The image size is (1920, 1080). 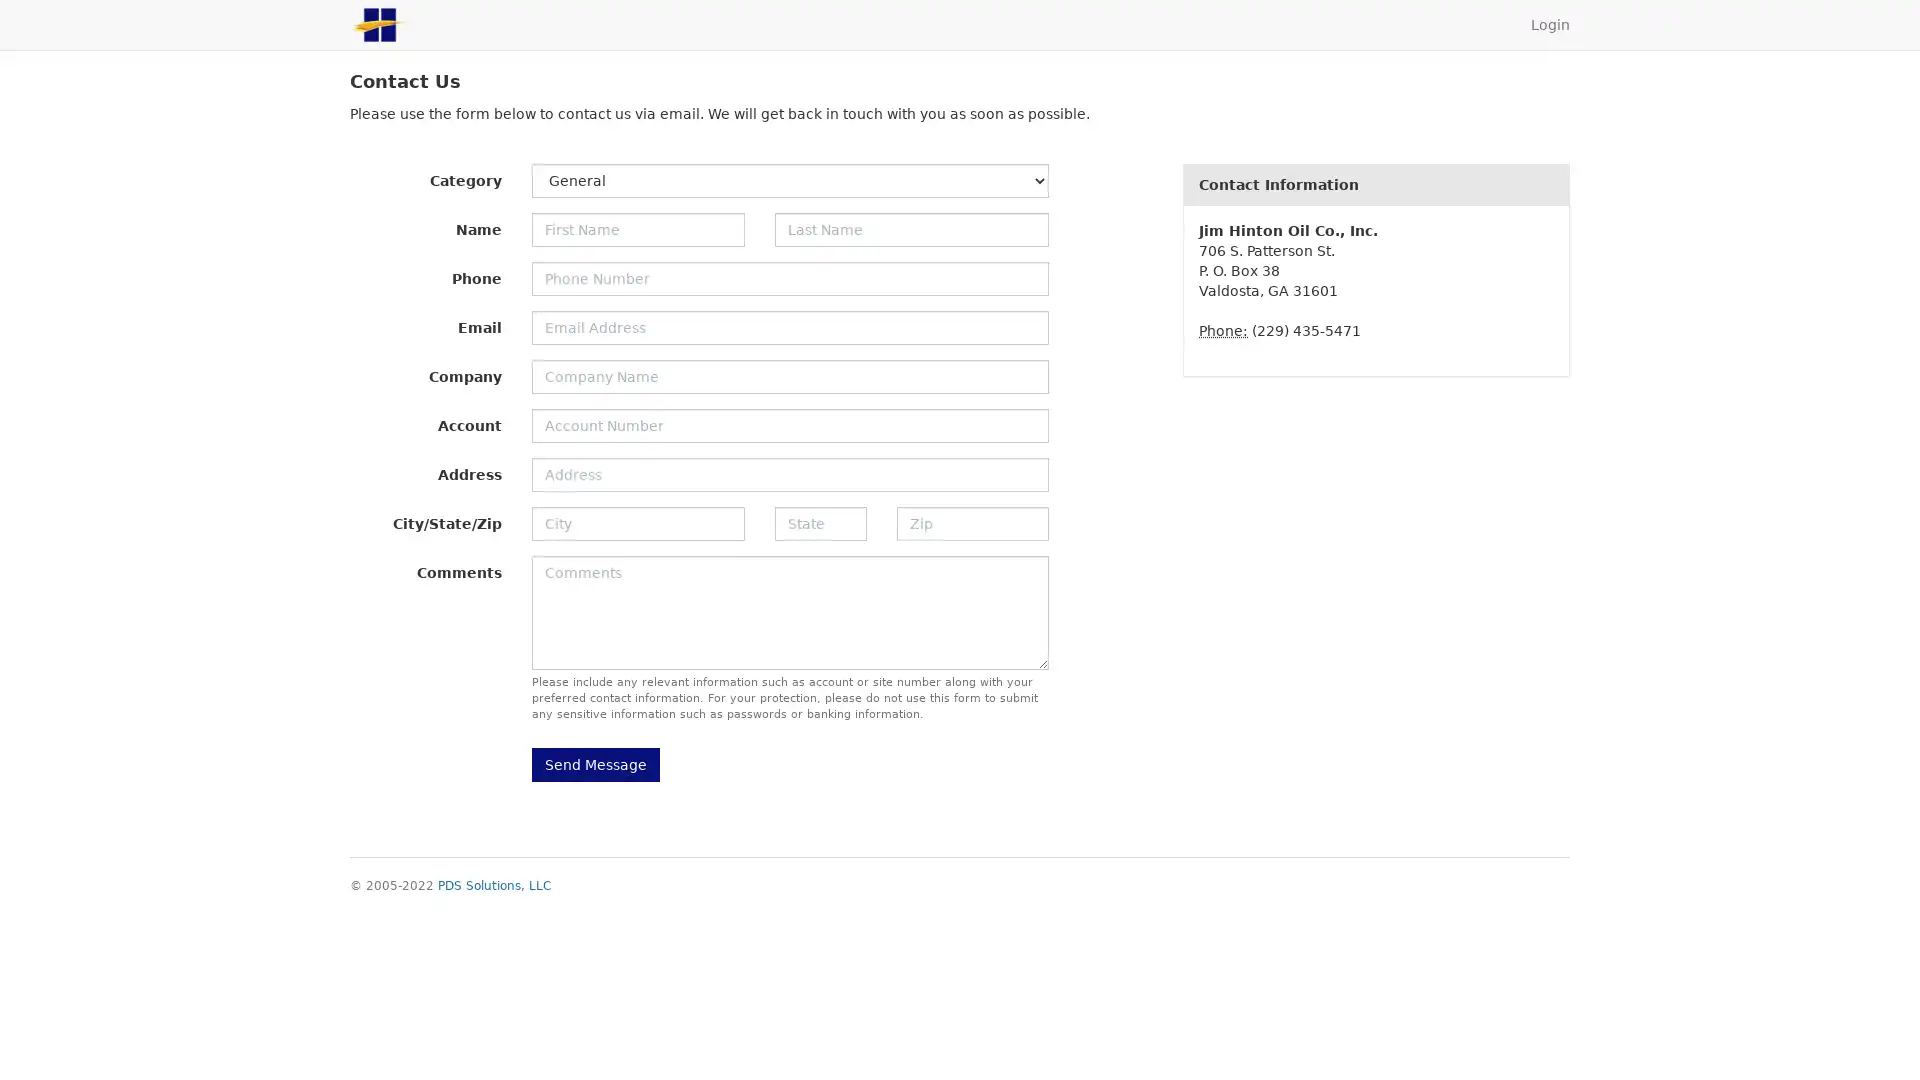 I want to click on Send Message, so click(x=594, y=764).